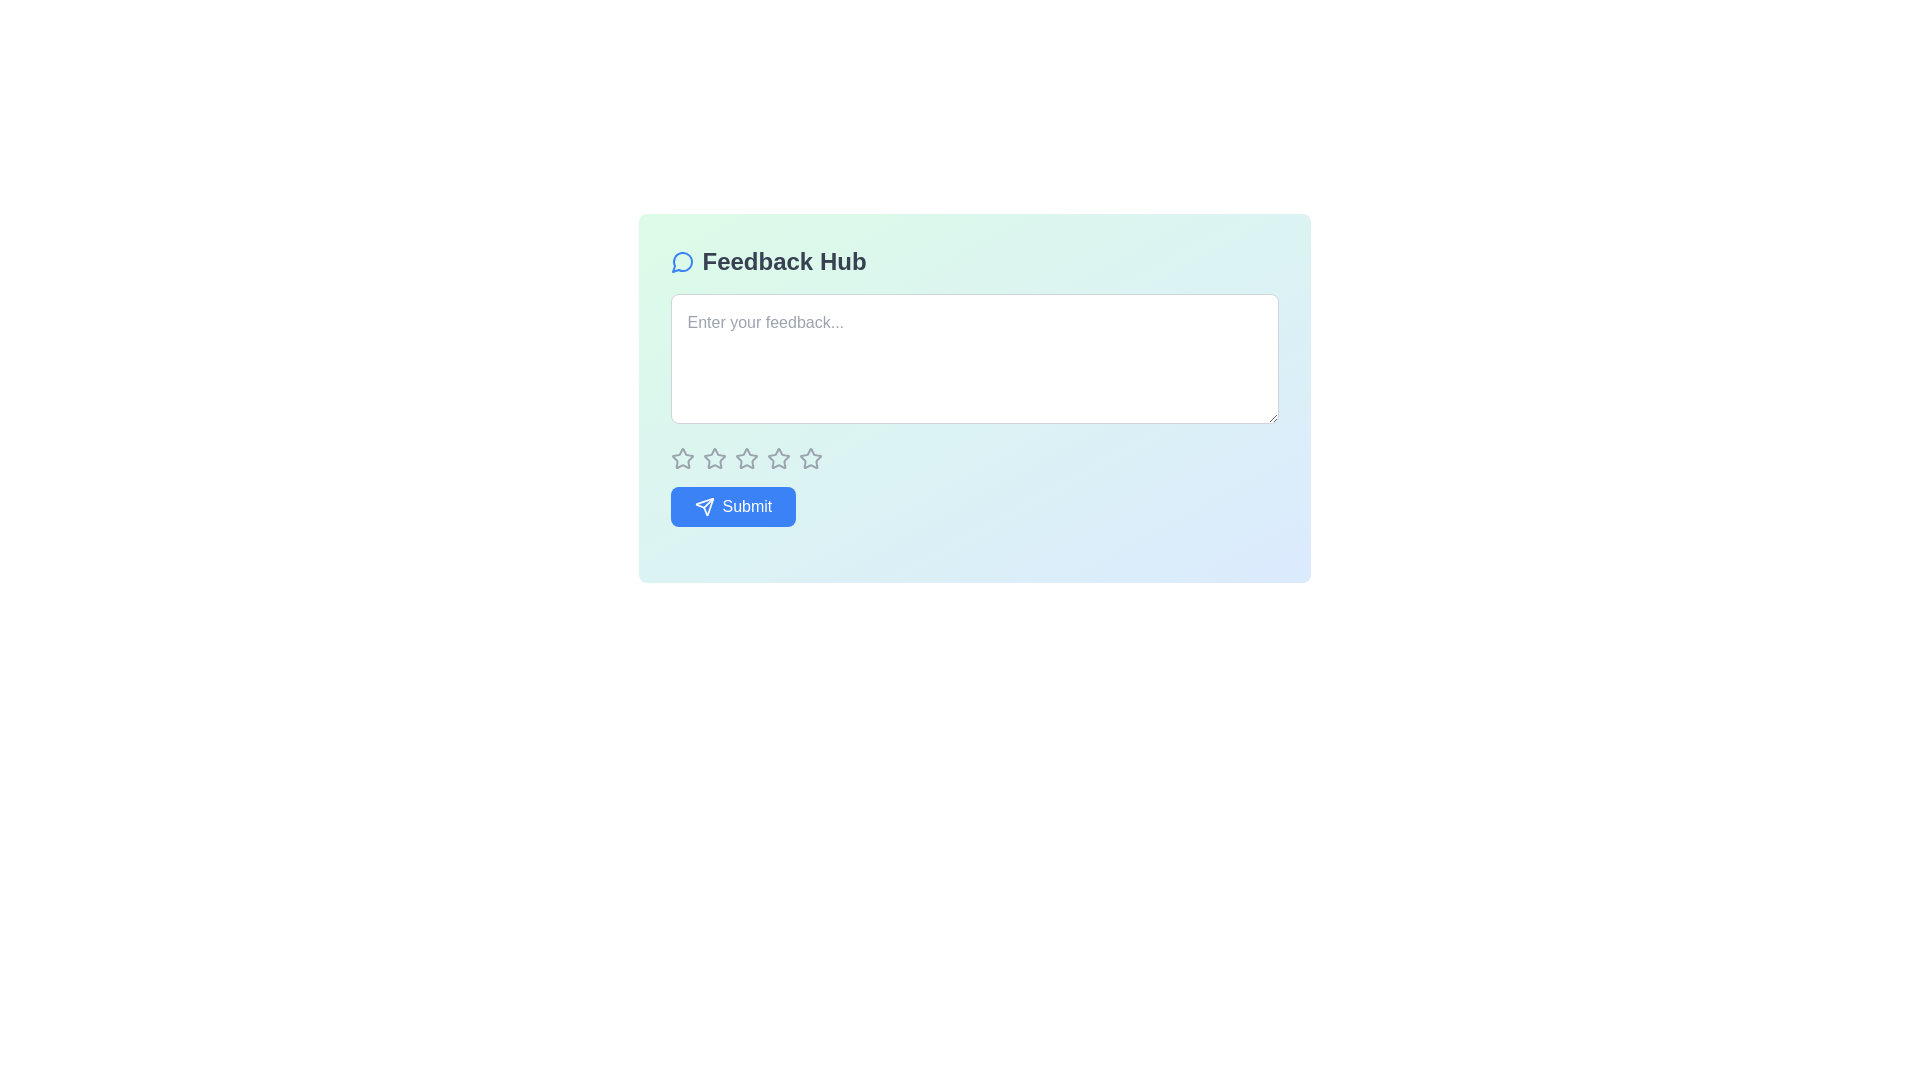 This screenshot has width=1920, height=1080. What do you see at coordinates (681, 261) in the screenshot?
I see `the SVG message bubble icon located in the top-left corner of the 'Feedback Hub' interface` at bounding box center [681, 261].